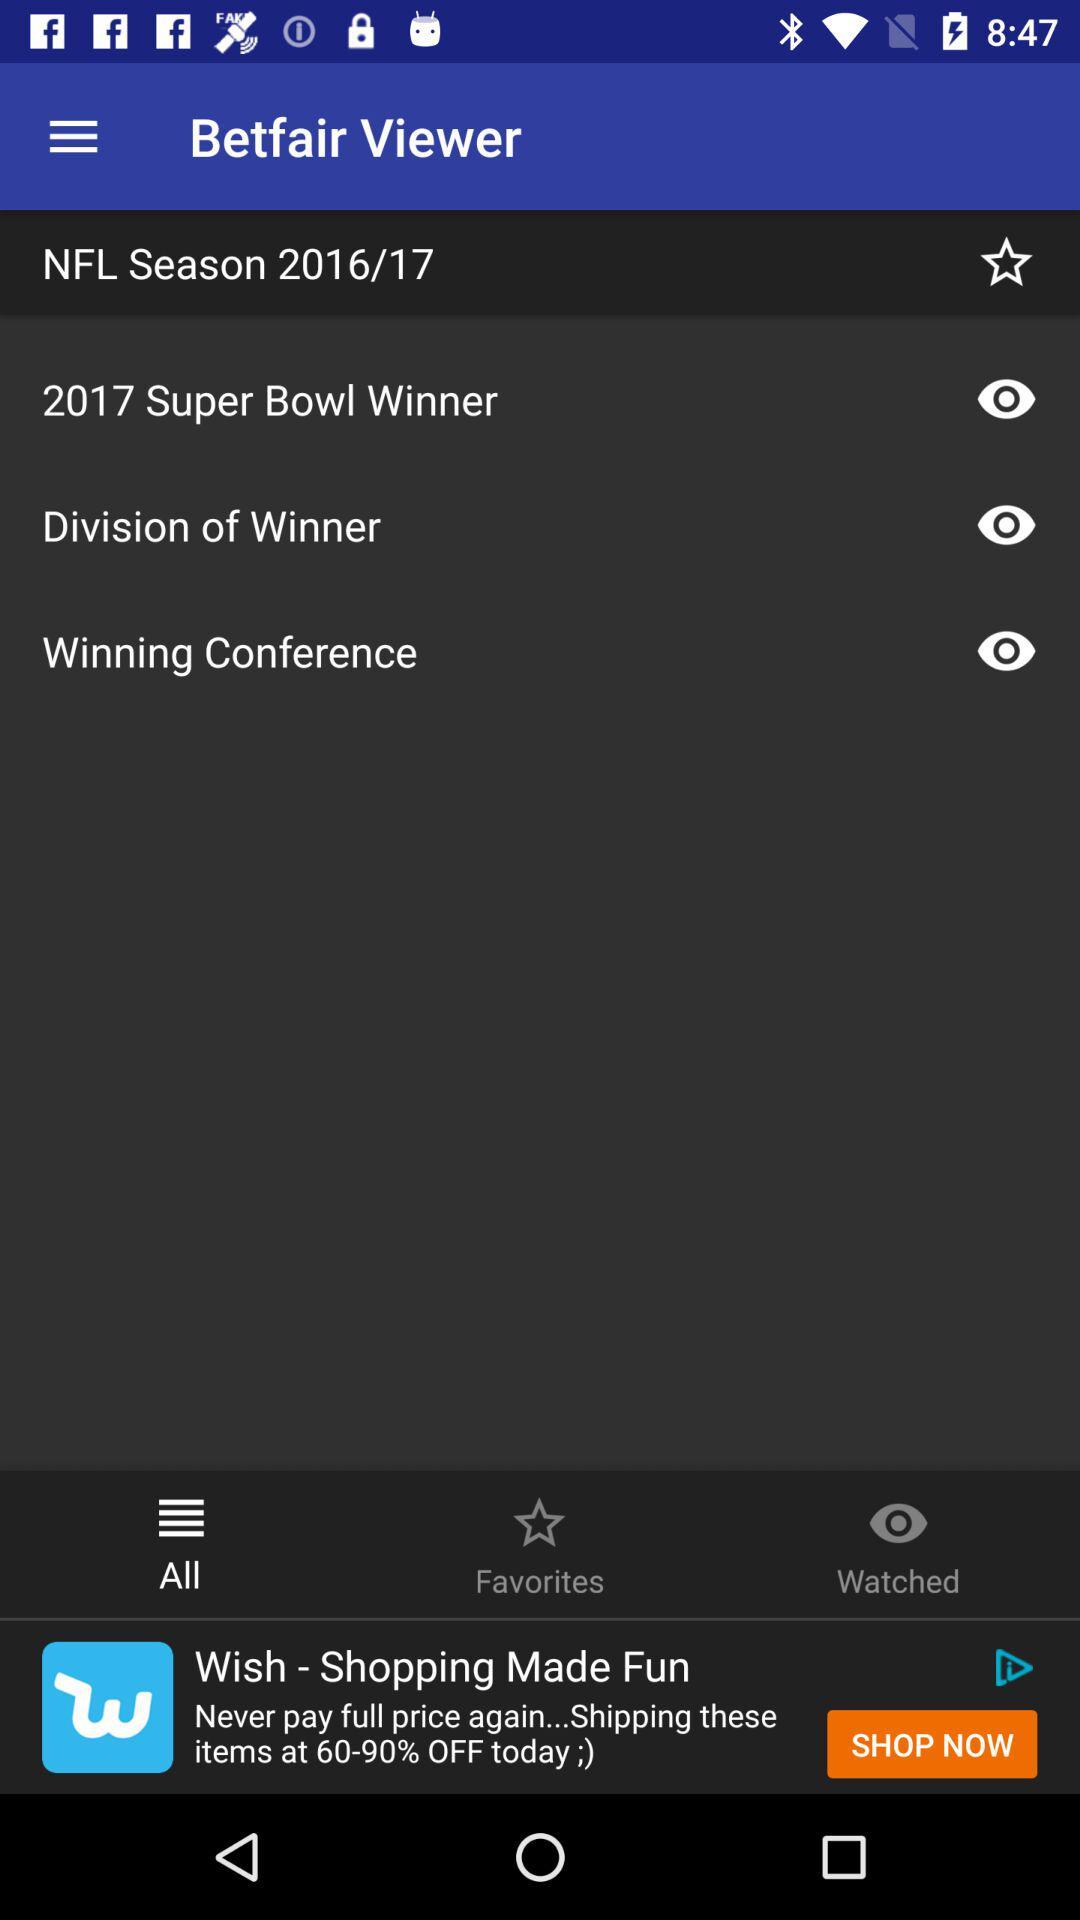 The image size is (1080, 1920). Describe the element at coordinates (1006, 261) in the screenshot. I see `to favorites option` at that location.